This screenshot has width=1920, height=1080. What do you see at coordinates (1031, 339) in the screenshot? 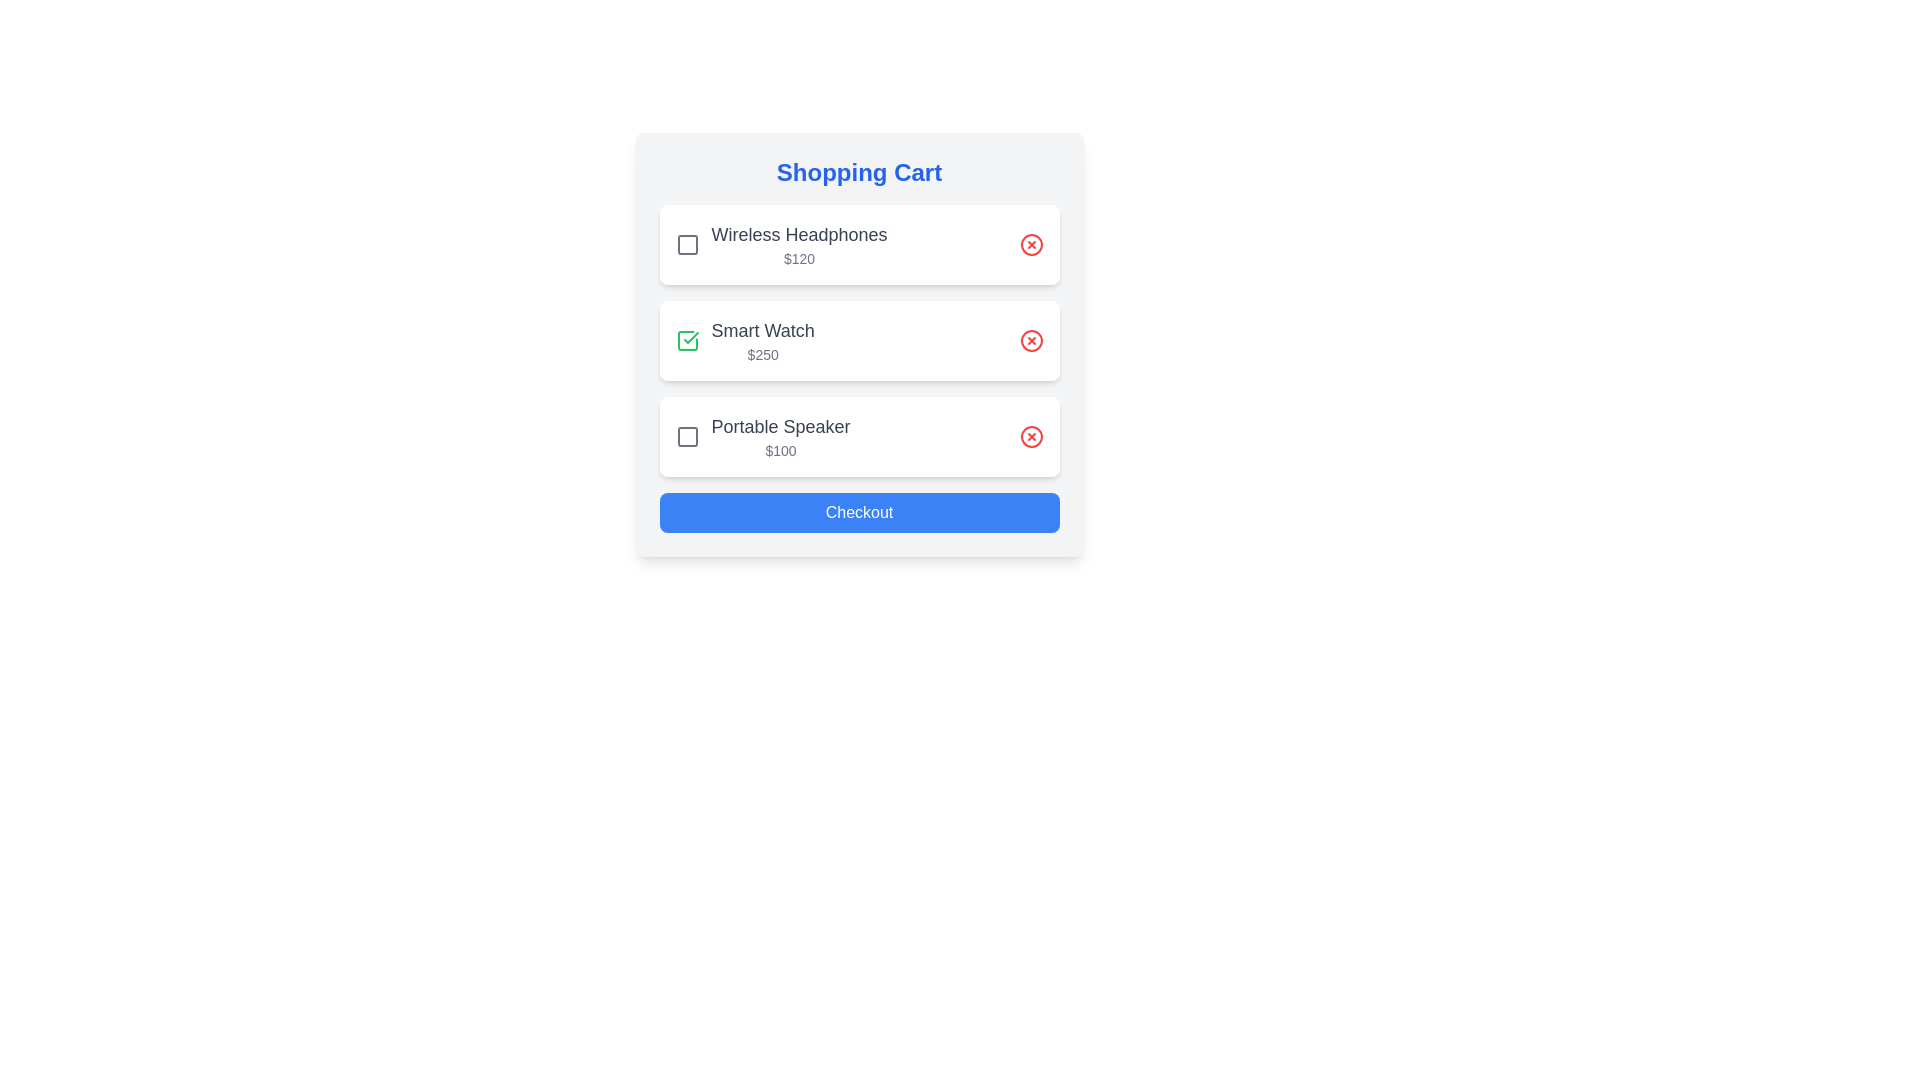
I see `remove button for the item Smart Watch` at bounding box center [1031, 339].